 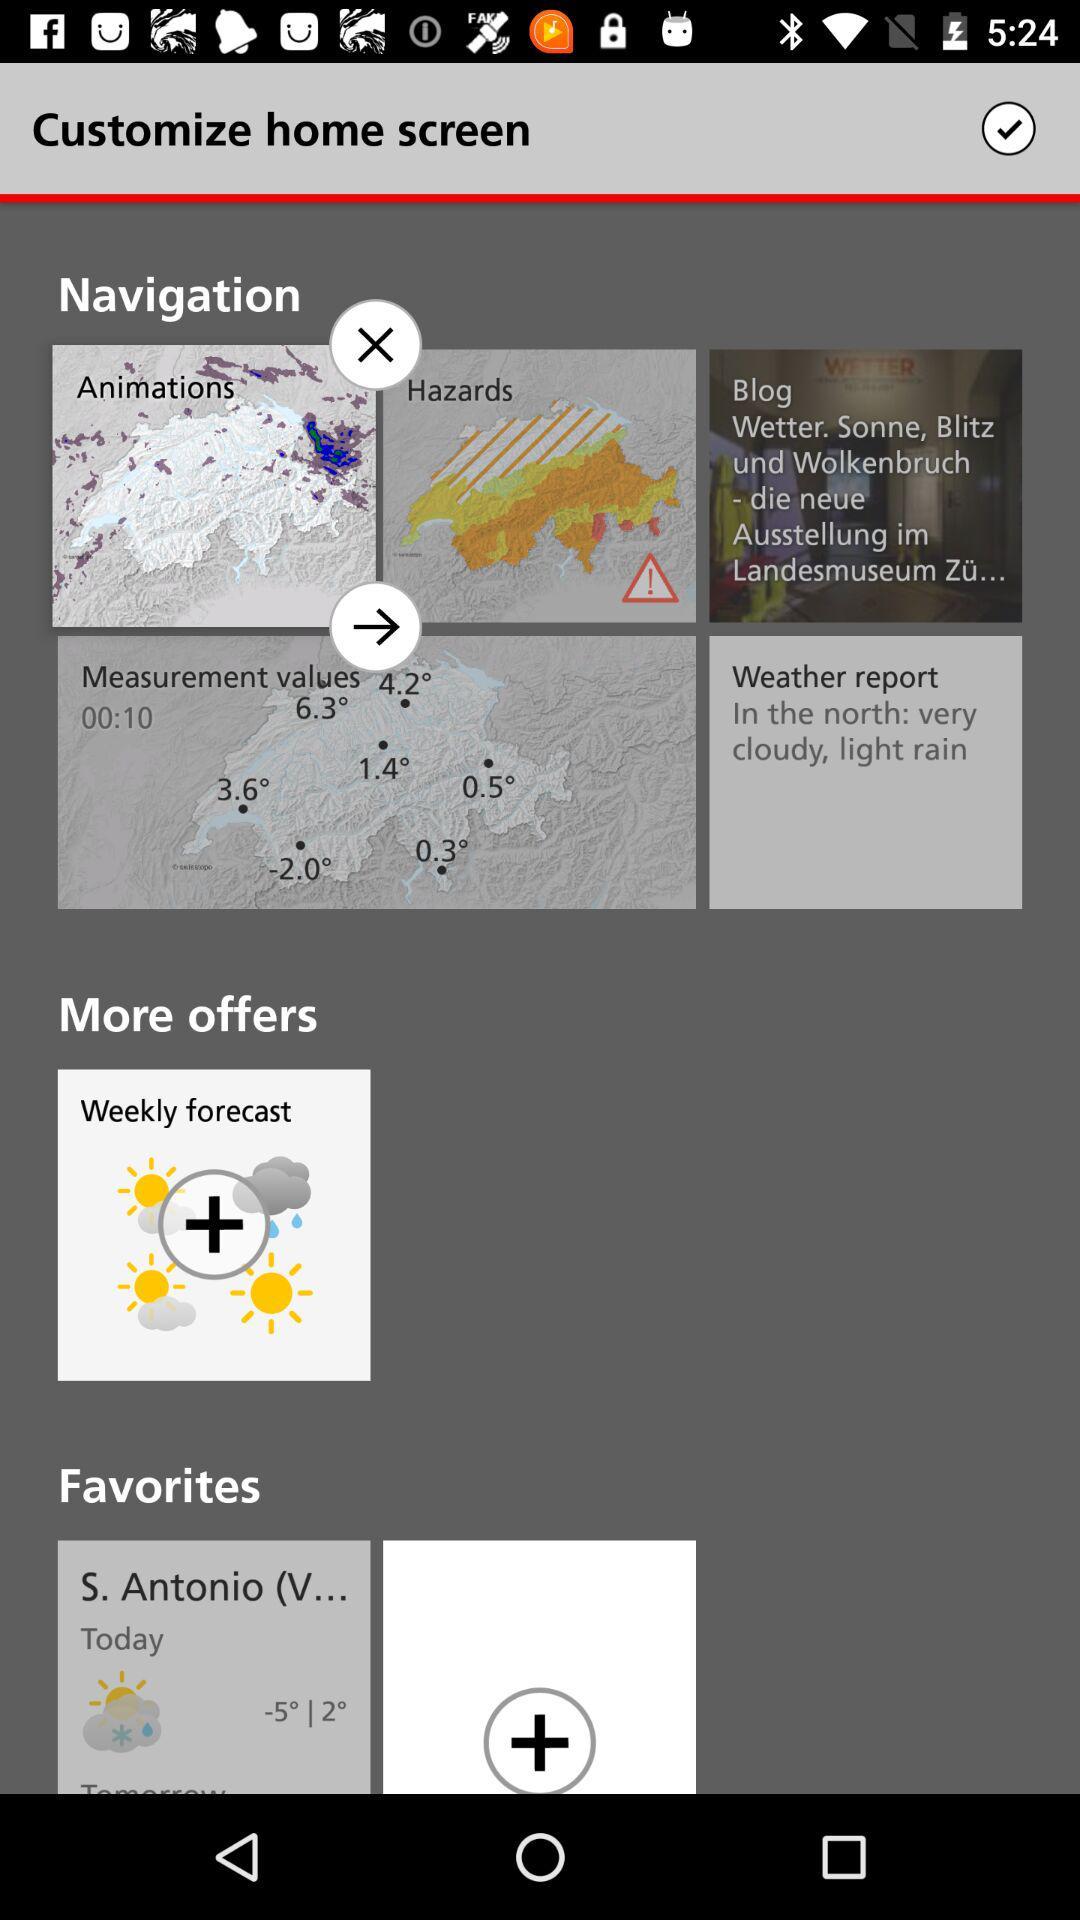 What do you see at coordinates (214, 1224) in the screenshot?
I see `symbol in circle which is below weekly forecast` at bounding box center [214, 1224].